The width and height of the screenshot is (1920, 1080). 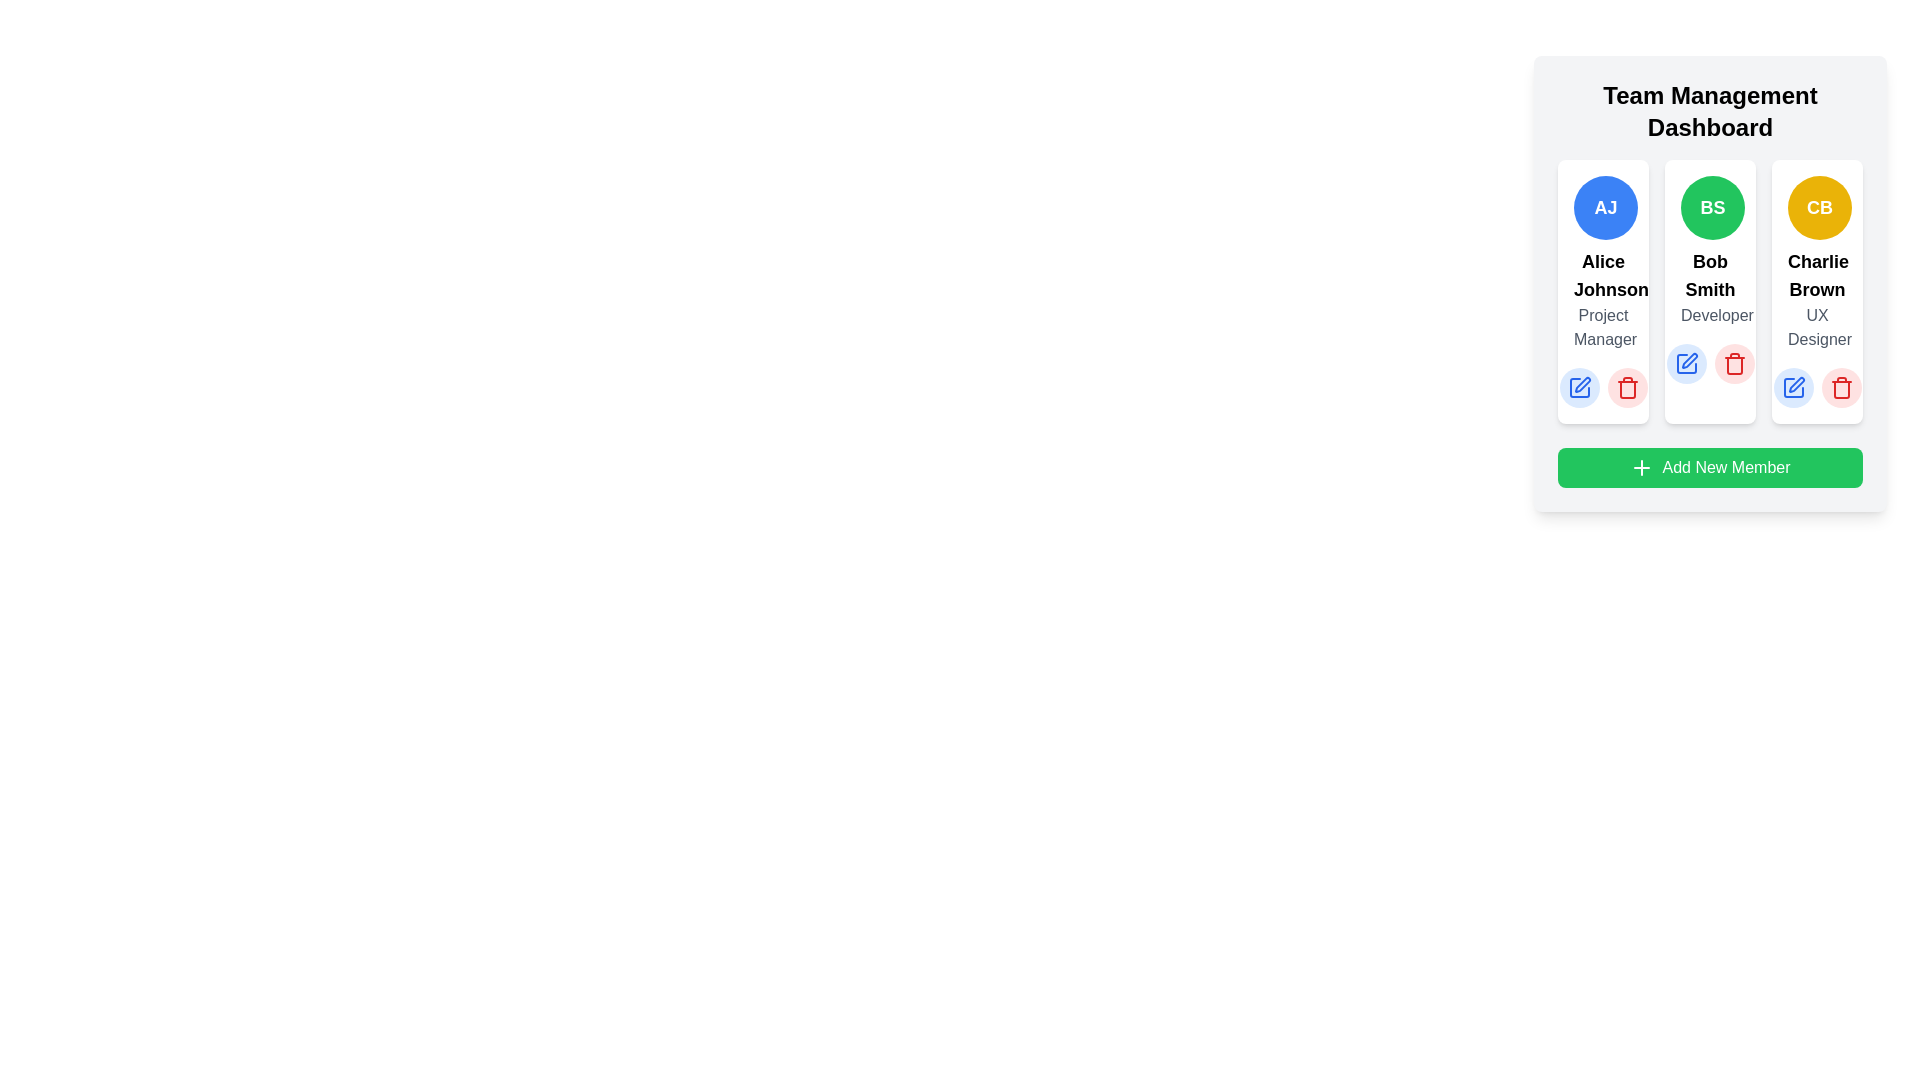 What do you see at coordinates (1642, 467) in the screenshot?
I see `the interactive SVG icon located on the 'Add New Member' green button, positioned at the bottom center of the interface` at bounding box center [1642, 467].